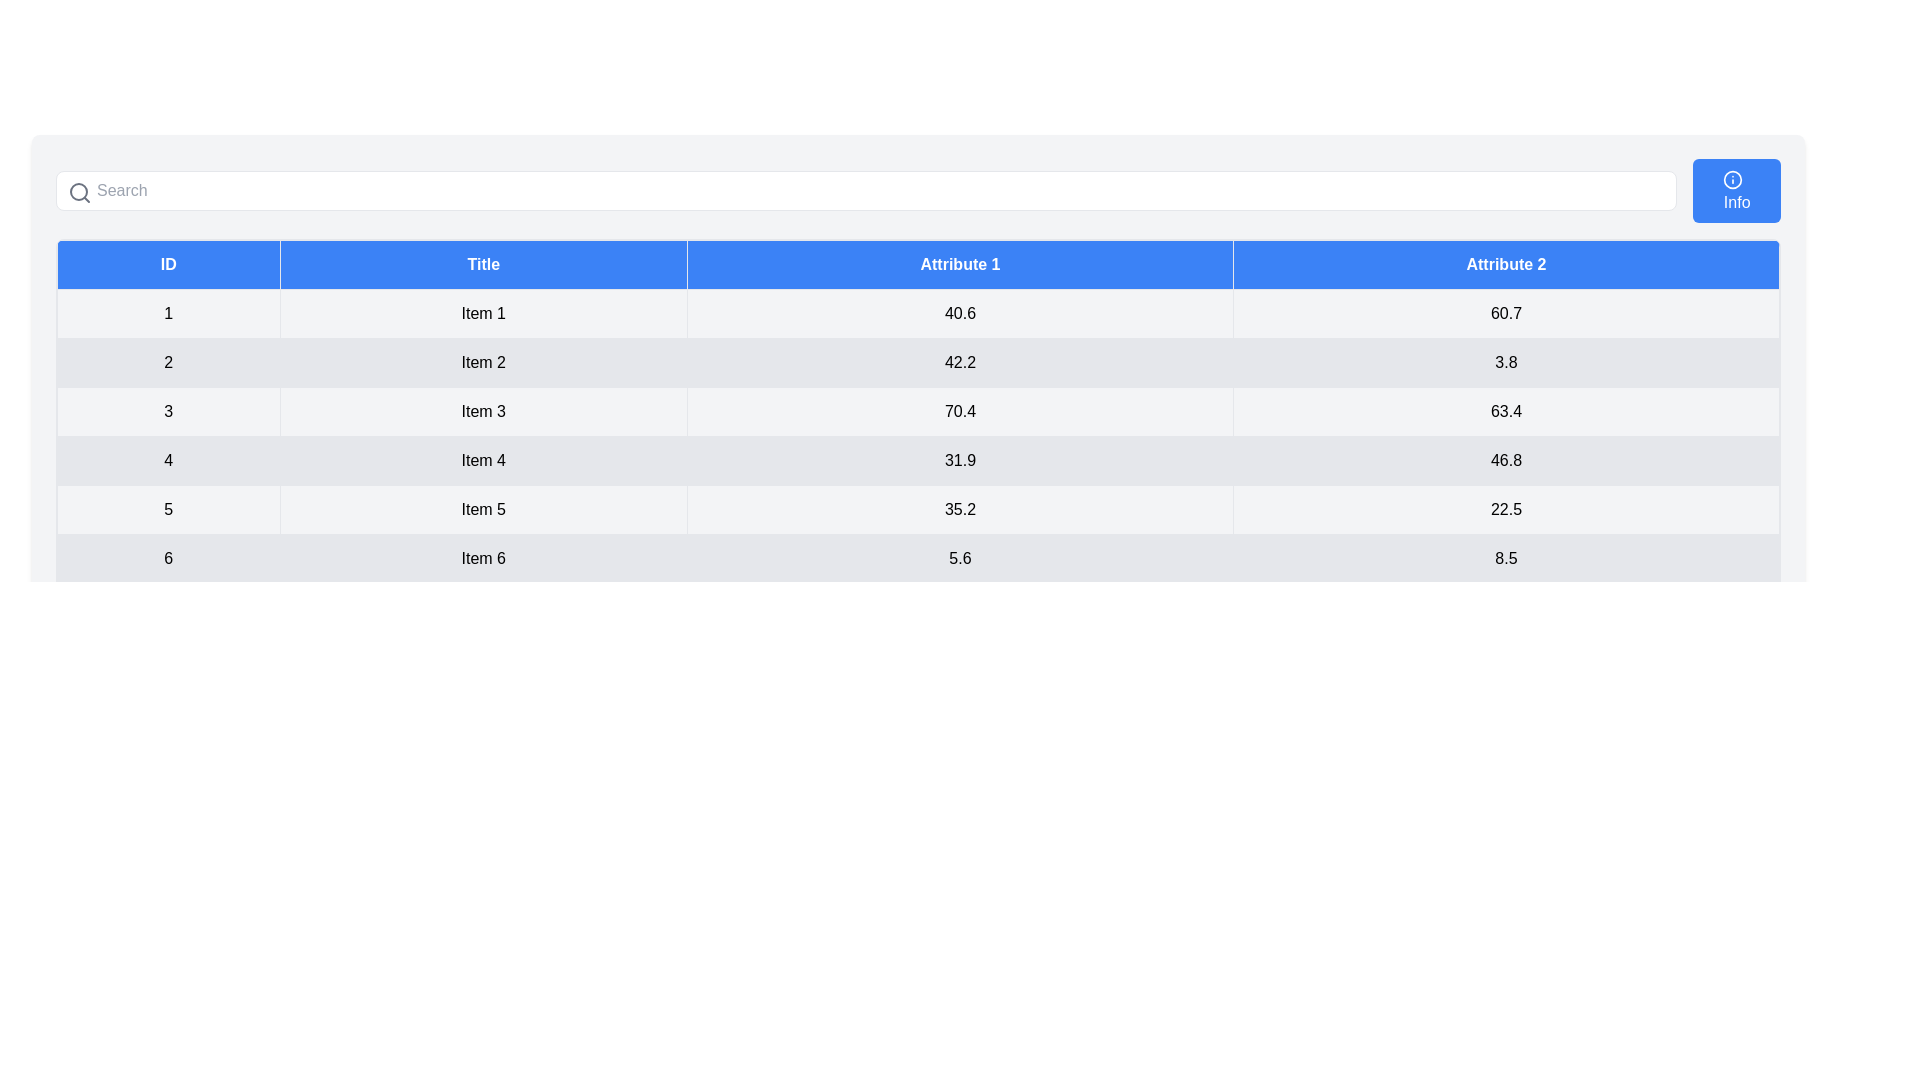  What do you see at coordinates (1506, 264) in the screenshot?
I see `the column header Attribute 2 to sort the table by that column` at bounding box center [1506, 264].